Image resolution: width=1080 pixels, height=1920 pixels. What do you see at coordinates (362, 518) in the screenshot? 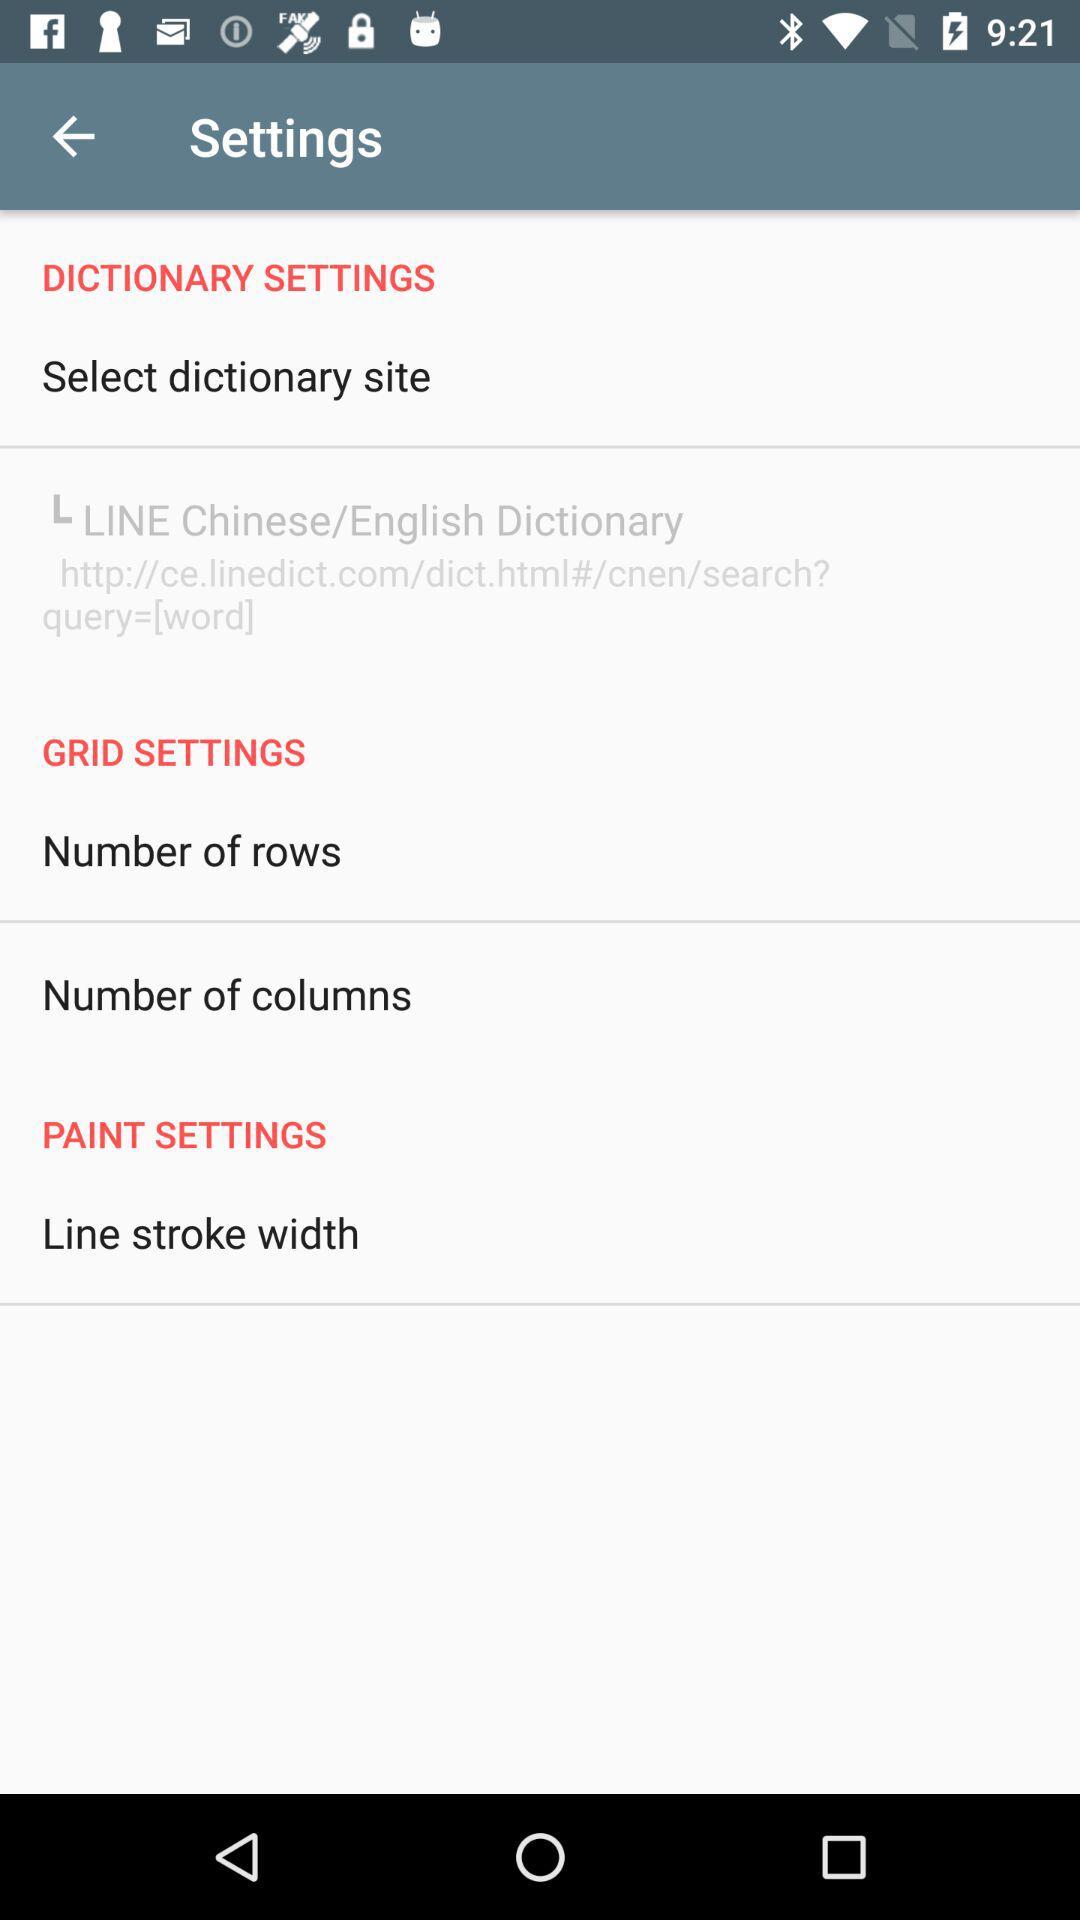
I see `the item above the http ce linedict` at bounding box center [362, 518].